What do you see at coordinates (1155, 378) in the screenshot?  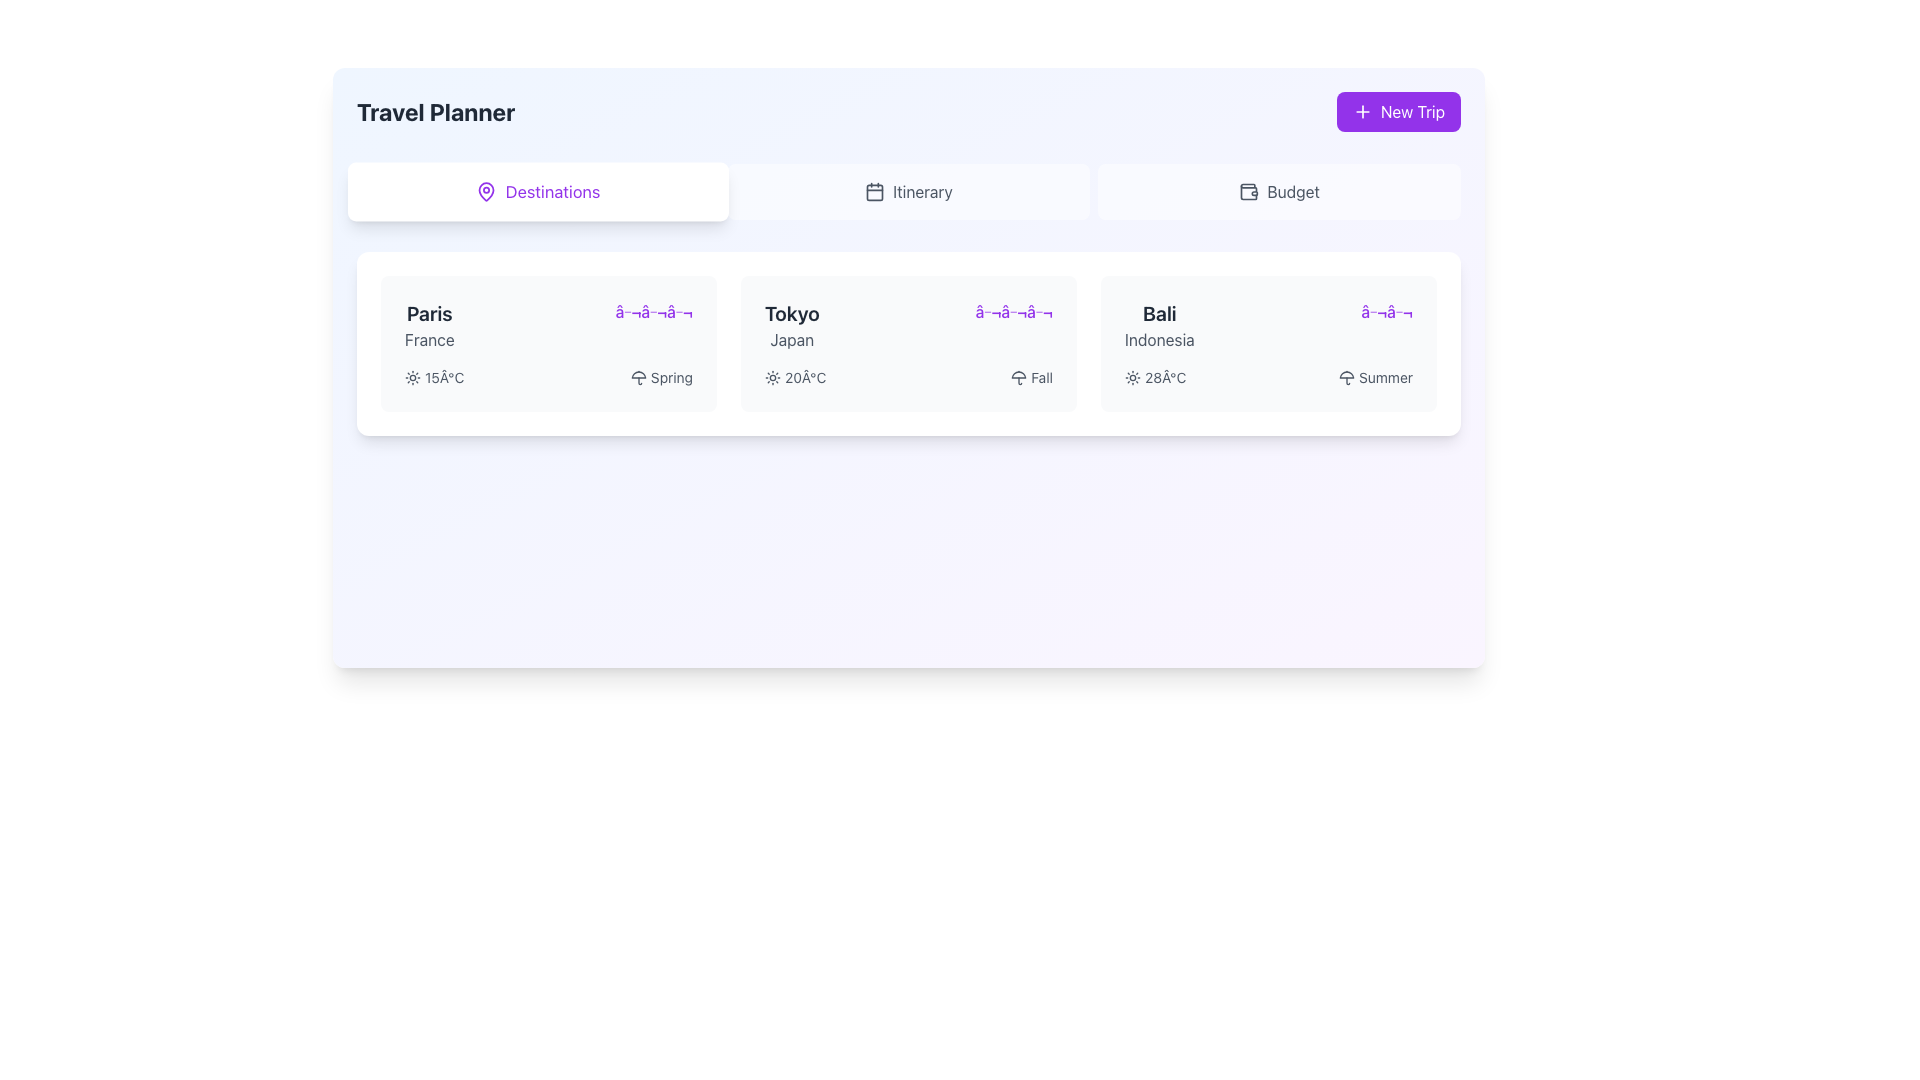 I see `the static information display showing '28°C' in a blue-grey font, located inside the 'Bali, Indonesia' card` at bounding box center [1155, 378].